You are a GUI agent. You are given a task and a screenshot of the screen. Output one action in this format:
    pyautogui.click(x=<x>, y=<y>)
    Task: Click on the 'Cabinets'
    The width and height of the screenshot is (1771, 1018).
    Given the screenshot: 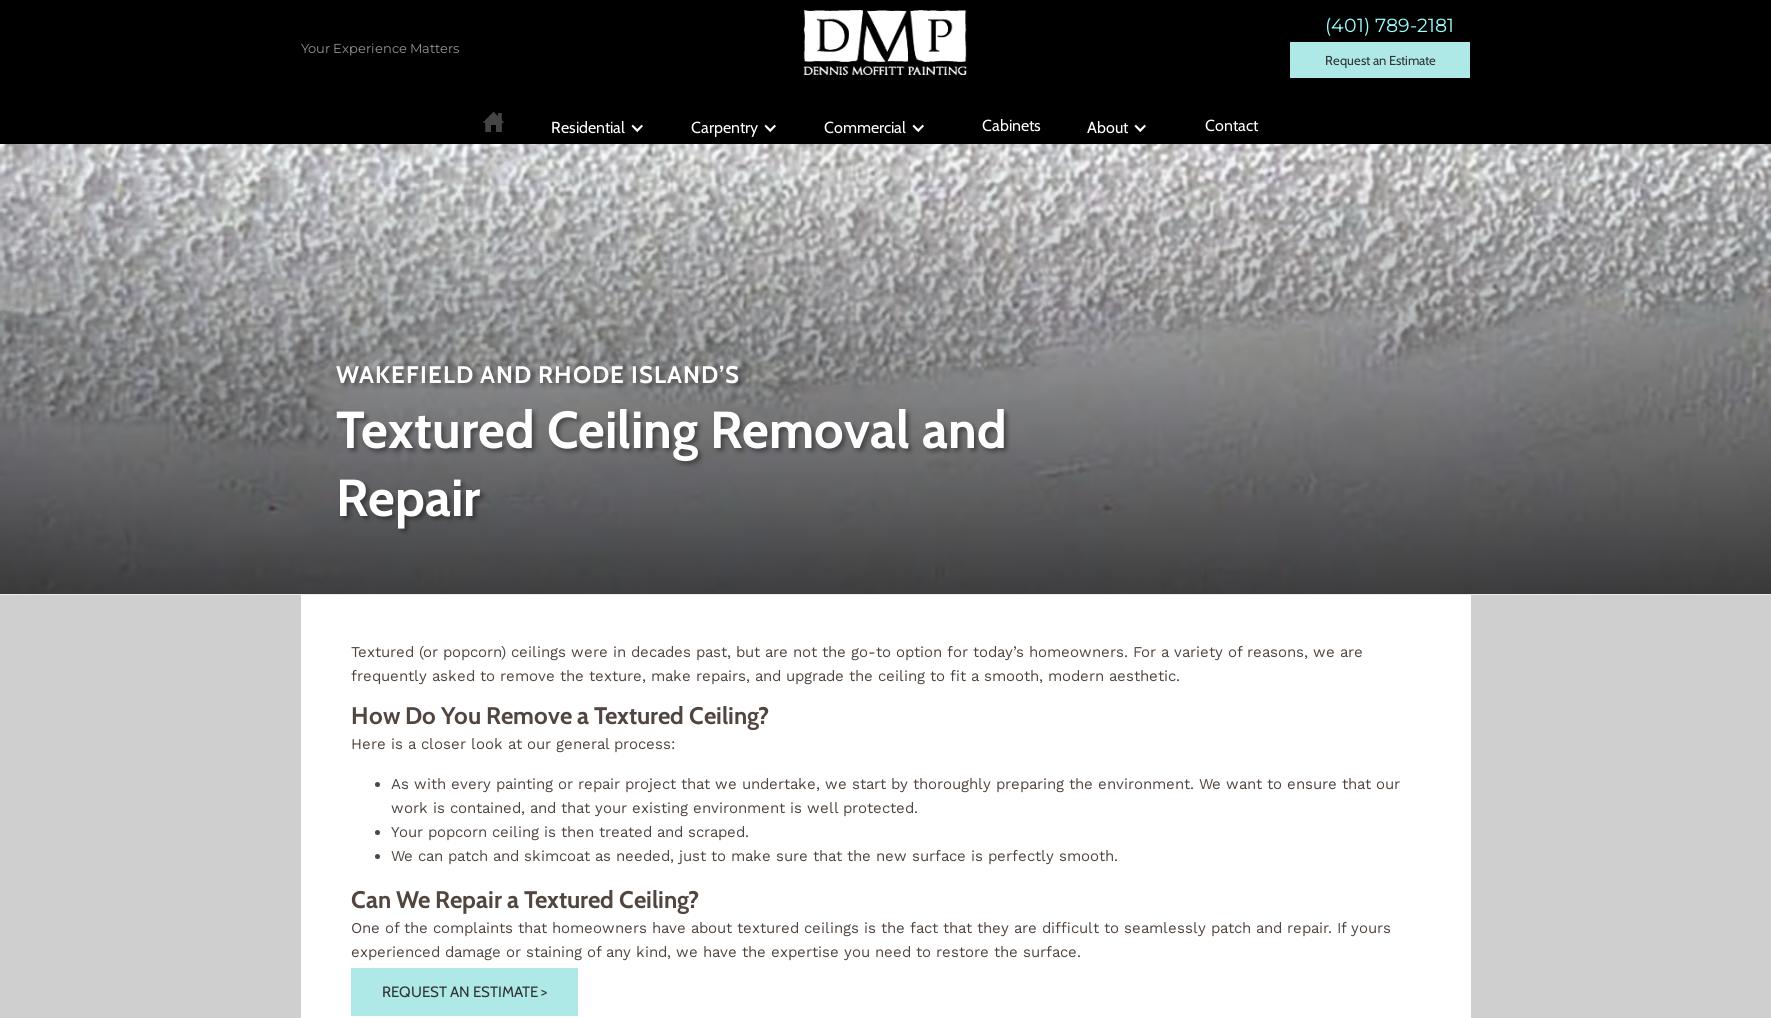 What is the action you would take?
    pyautogui.click(x=1011, y=124)
    